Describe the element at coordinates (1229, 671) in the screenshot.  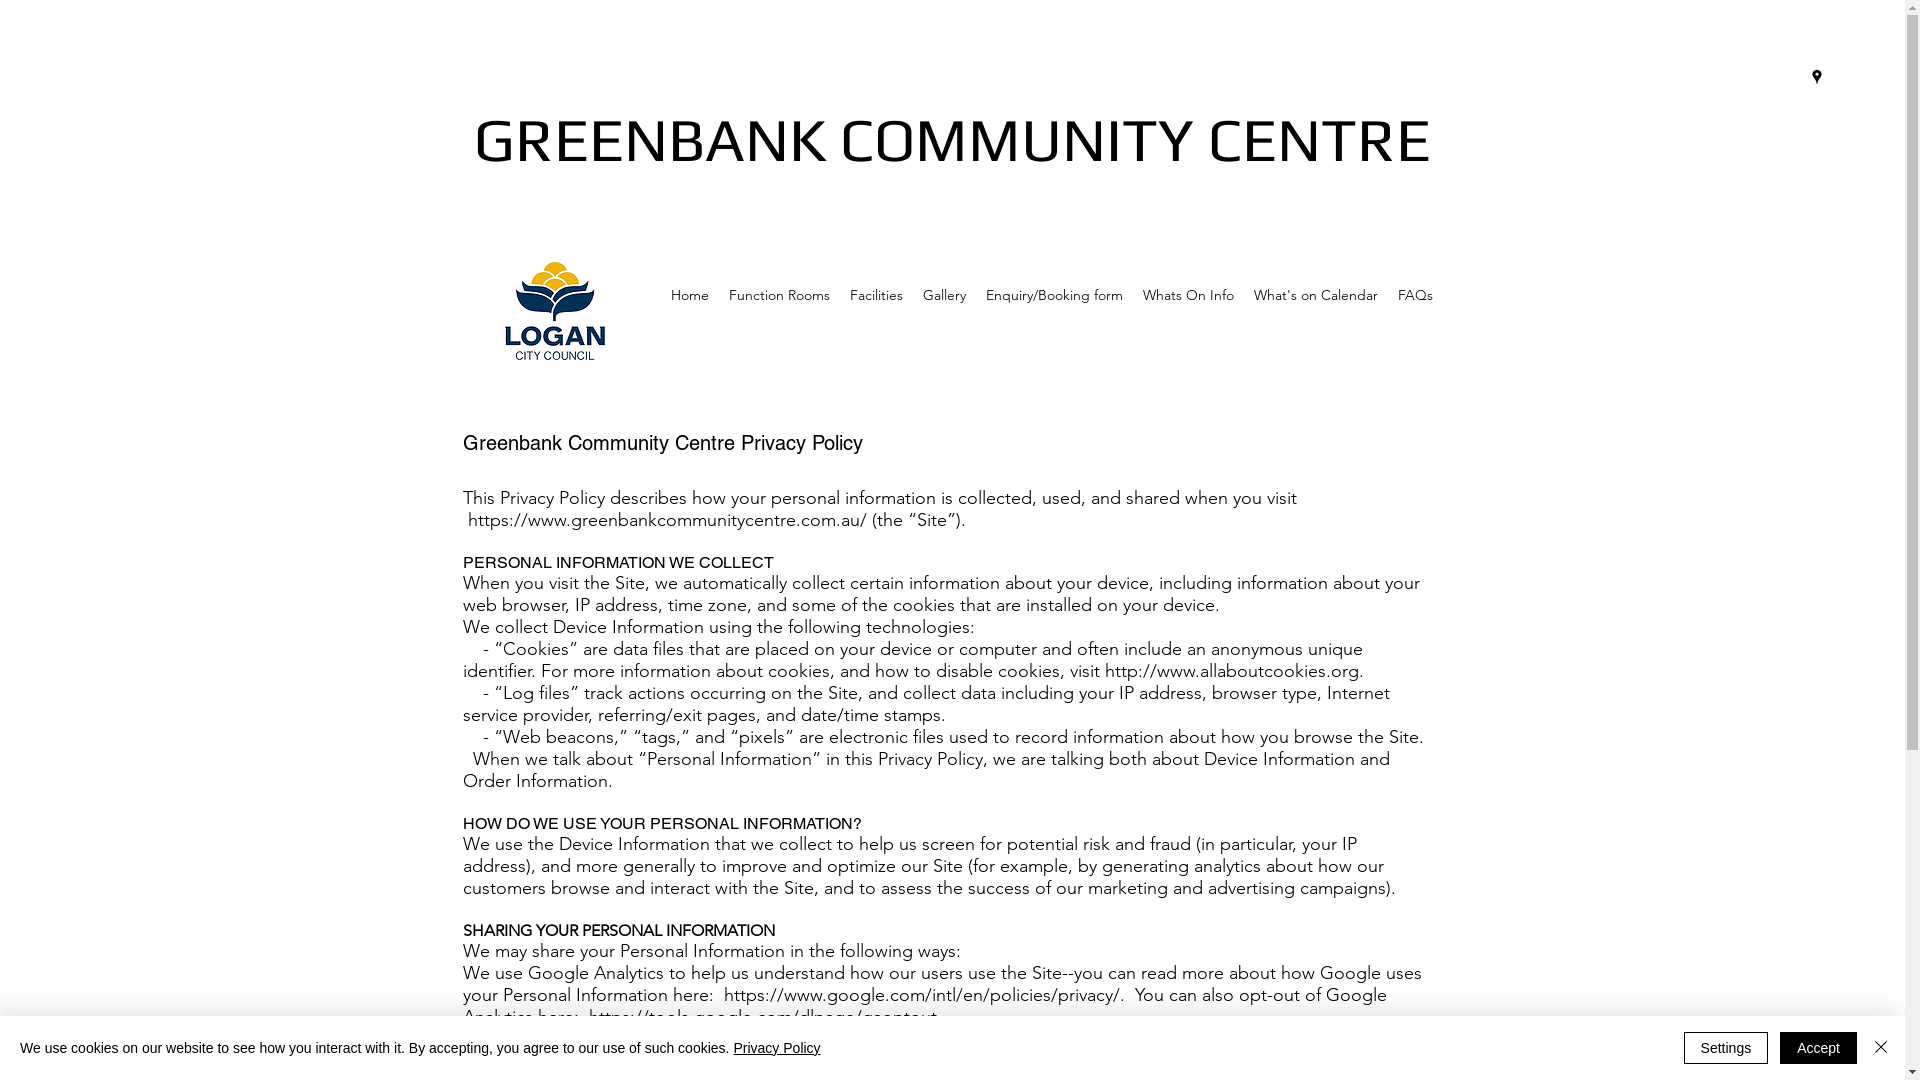
I see `'http://www.allaboutcookies.org'` at that location.